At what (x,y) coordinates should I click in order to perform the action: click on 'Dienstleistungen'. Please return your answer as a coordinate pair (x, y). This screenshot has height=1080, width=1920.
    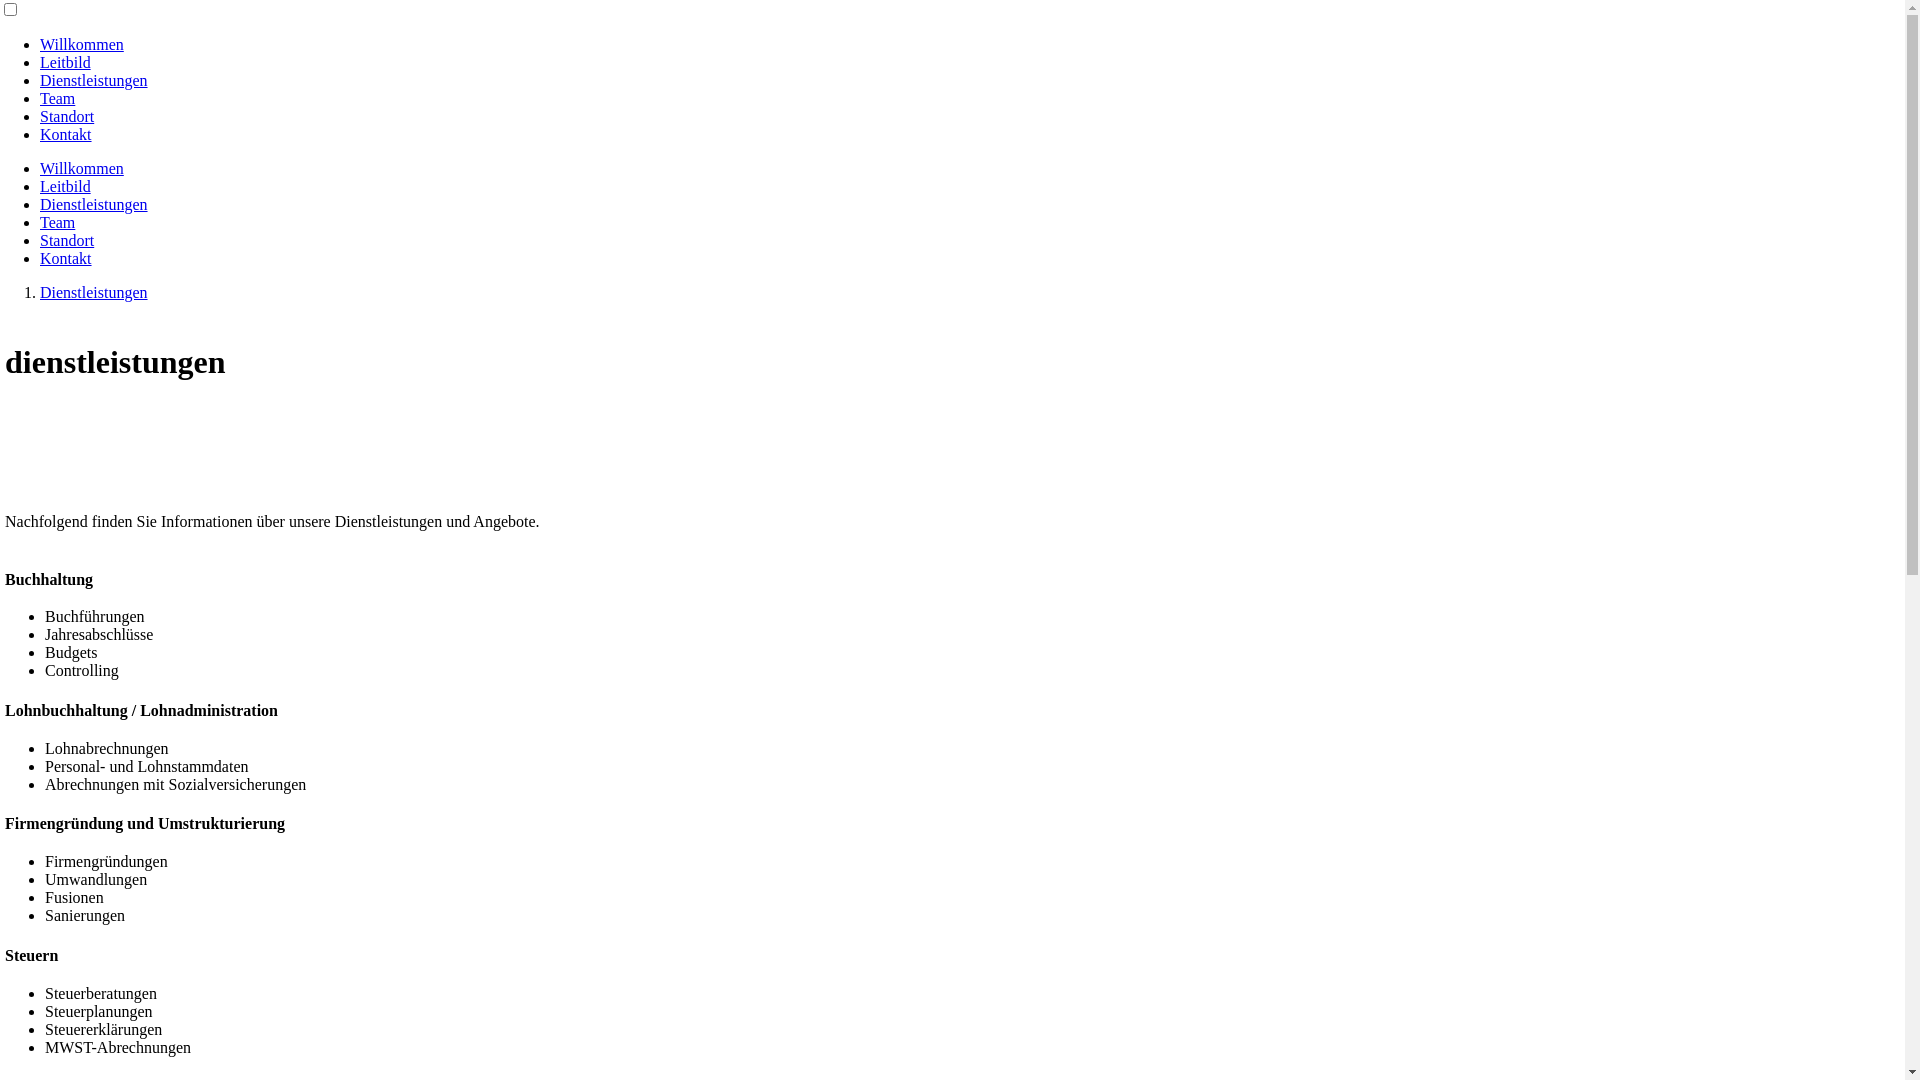
    Looking at the image, I should click on (93, 204).